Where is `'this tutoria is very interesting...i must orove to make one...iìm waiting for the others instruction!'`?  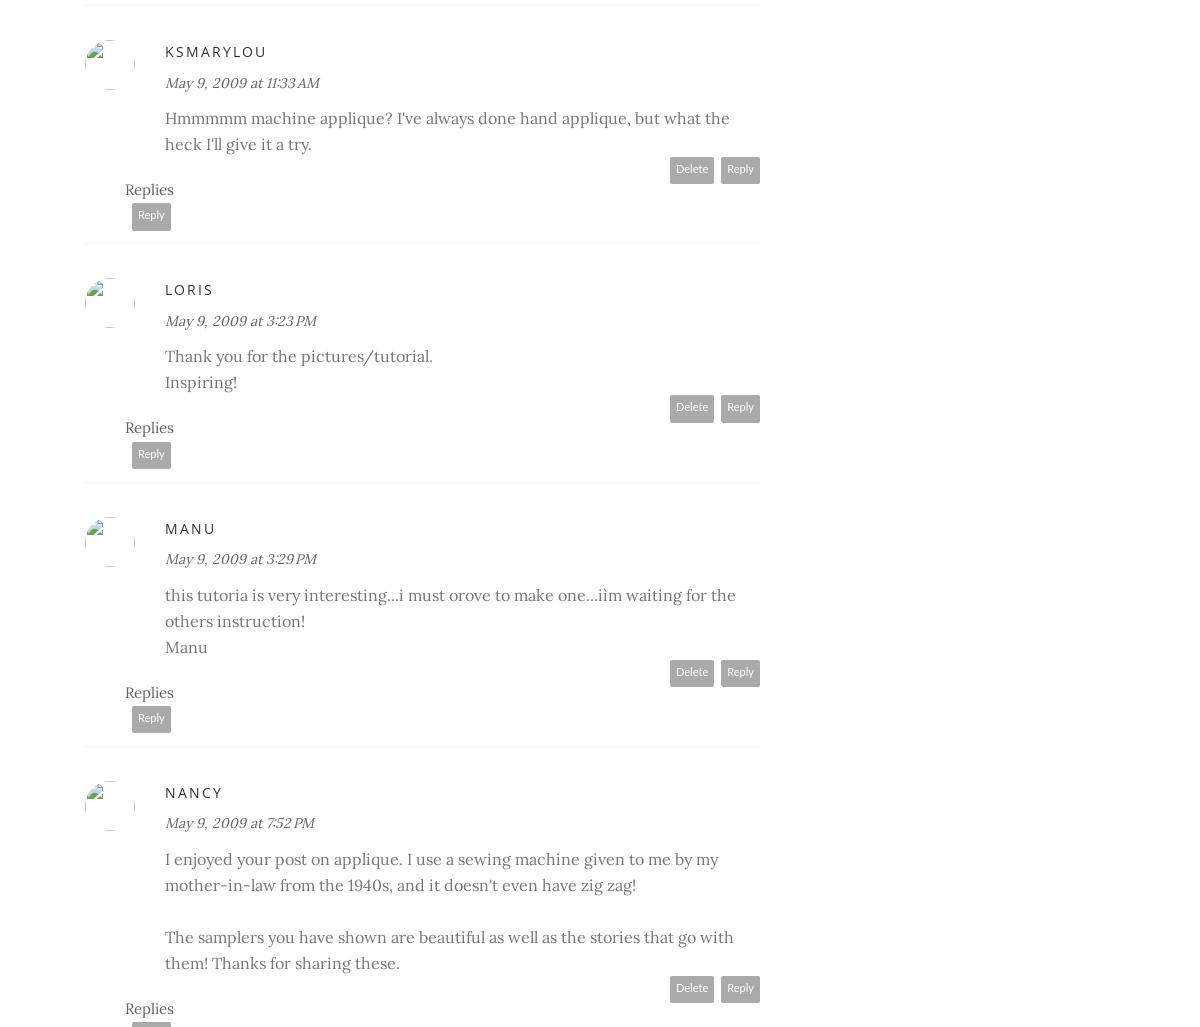
'this tutoria is very interesting...i must orove to make one...iìm waiting for the others instruction!' is located at coordinates (450, 606).